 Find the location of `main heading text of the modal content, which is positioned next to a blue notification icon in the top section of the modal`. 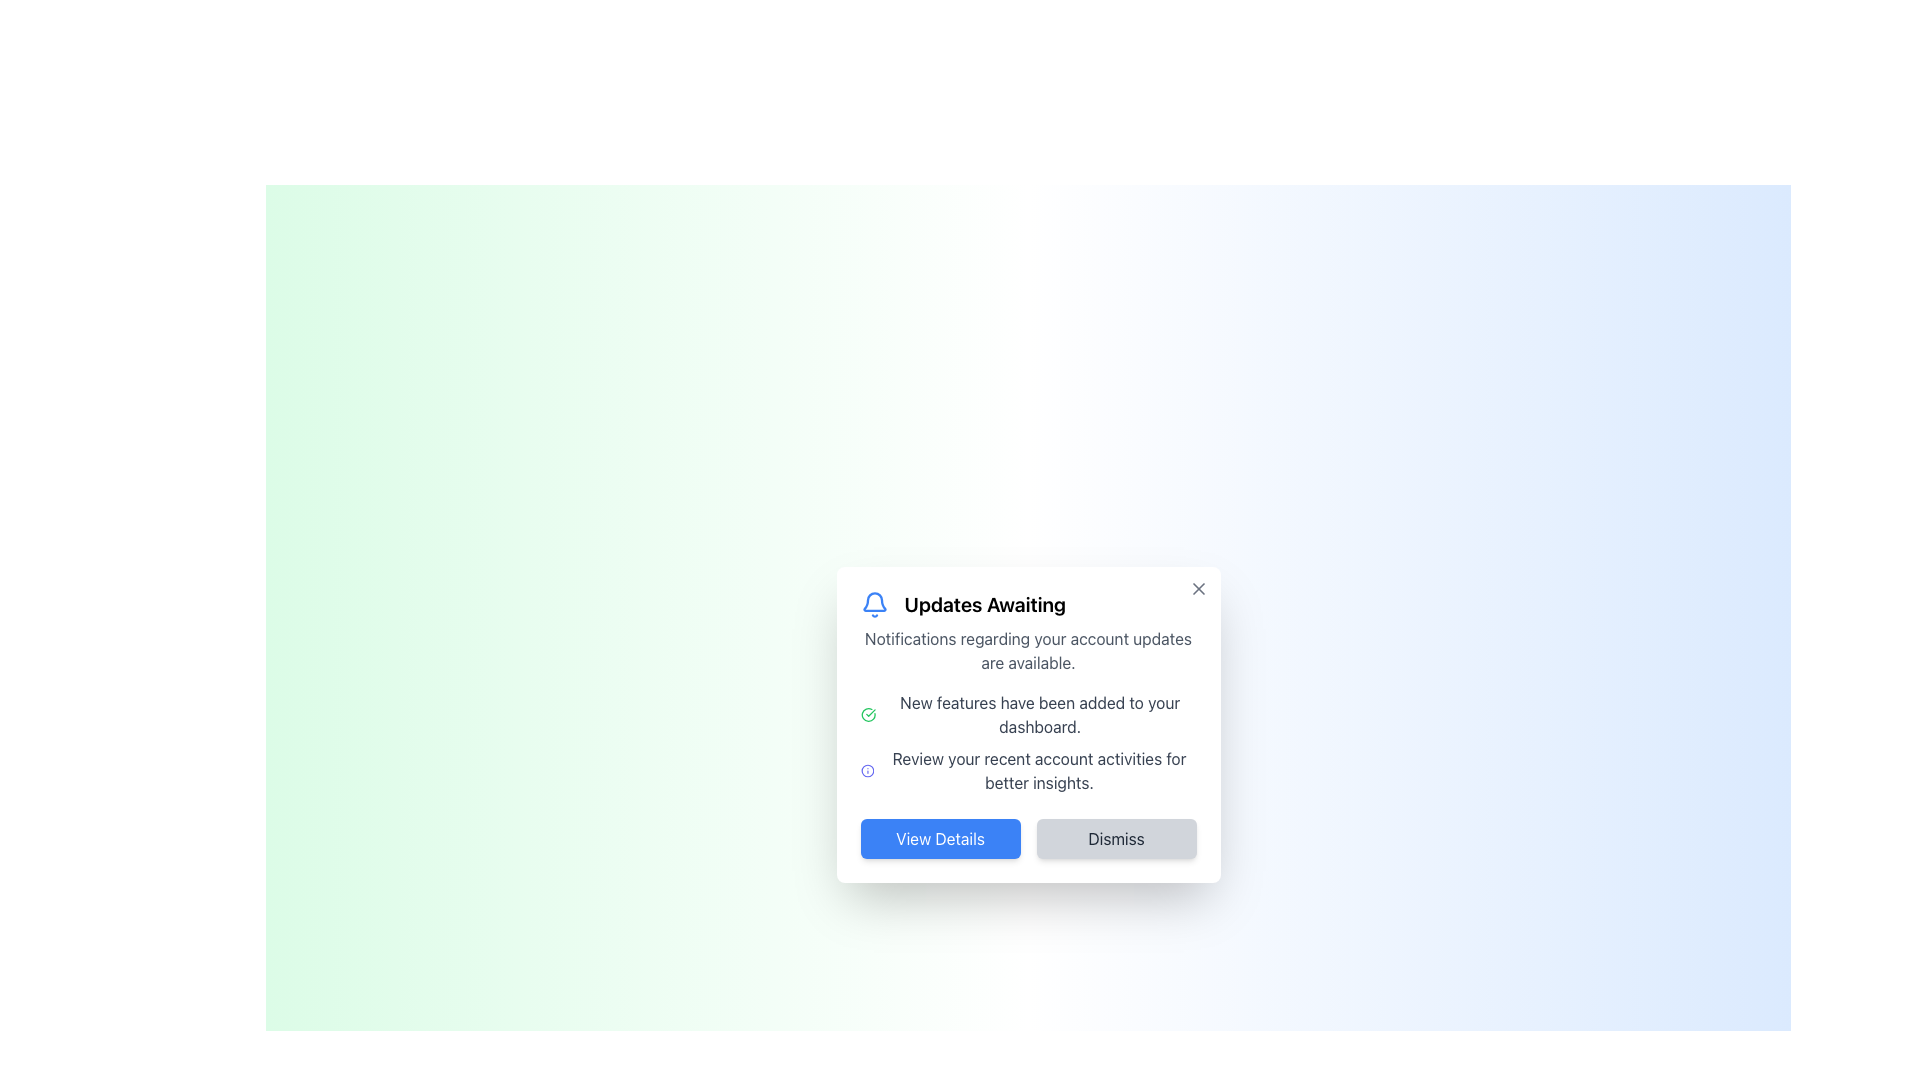

main heading text of the modal content, which is positioned next to a blue notification icon in the top section of the modal is located at coordinates (985, 604).